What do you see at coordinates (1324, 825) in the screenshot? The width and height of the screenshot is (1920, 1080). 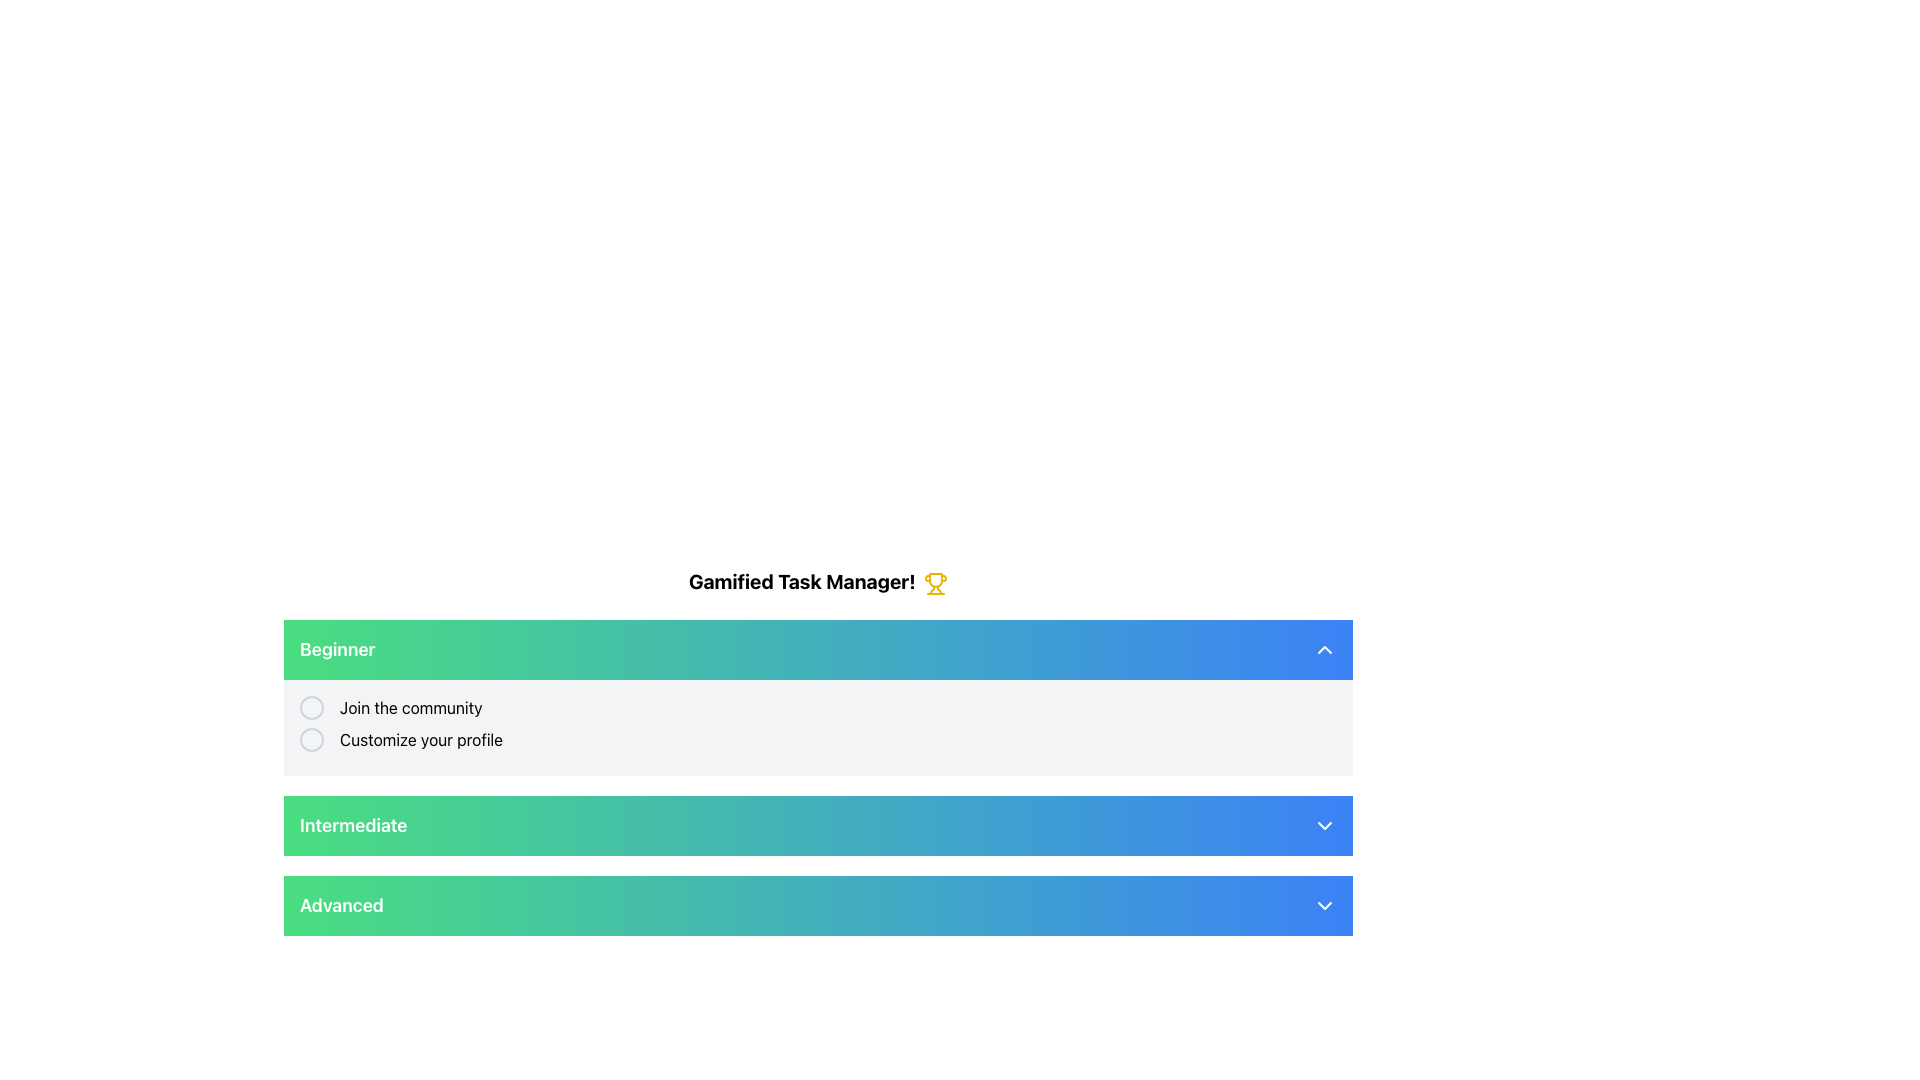 I see `the downward-pointing chevron icon that serves as the dropdown indicator for the 'Intermediate' section` at bounding box center [1324, 825].